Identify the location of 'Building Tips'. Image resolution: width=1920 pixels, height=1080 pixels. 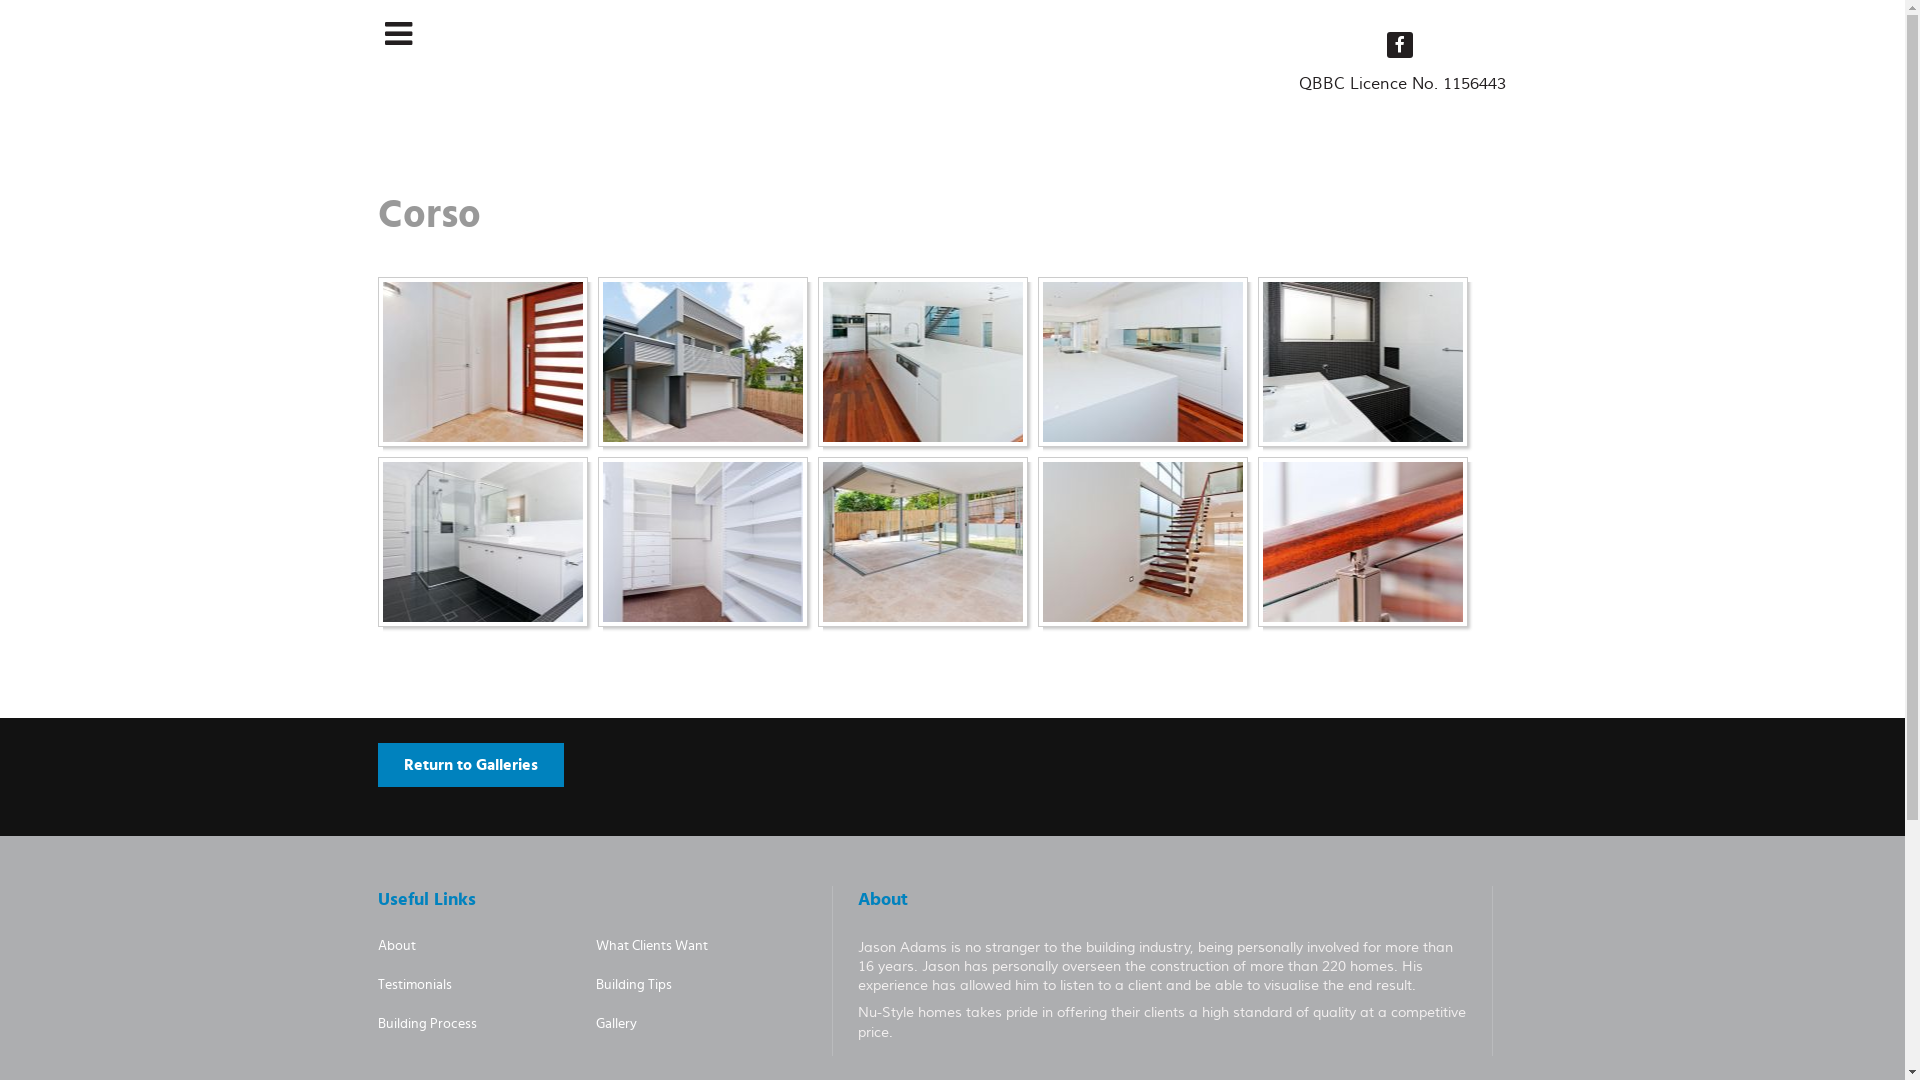
(594, 983).